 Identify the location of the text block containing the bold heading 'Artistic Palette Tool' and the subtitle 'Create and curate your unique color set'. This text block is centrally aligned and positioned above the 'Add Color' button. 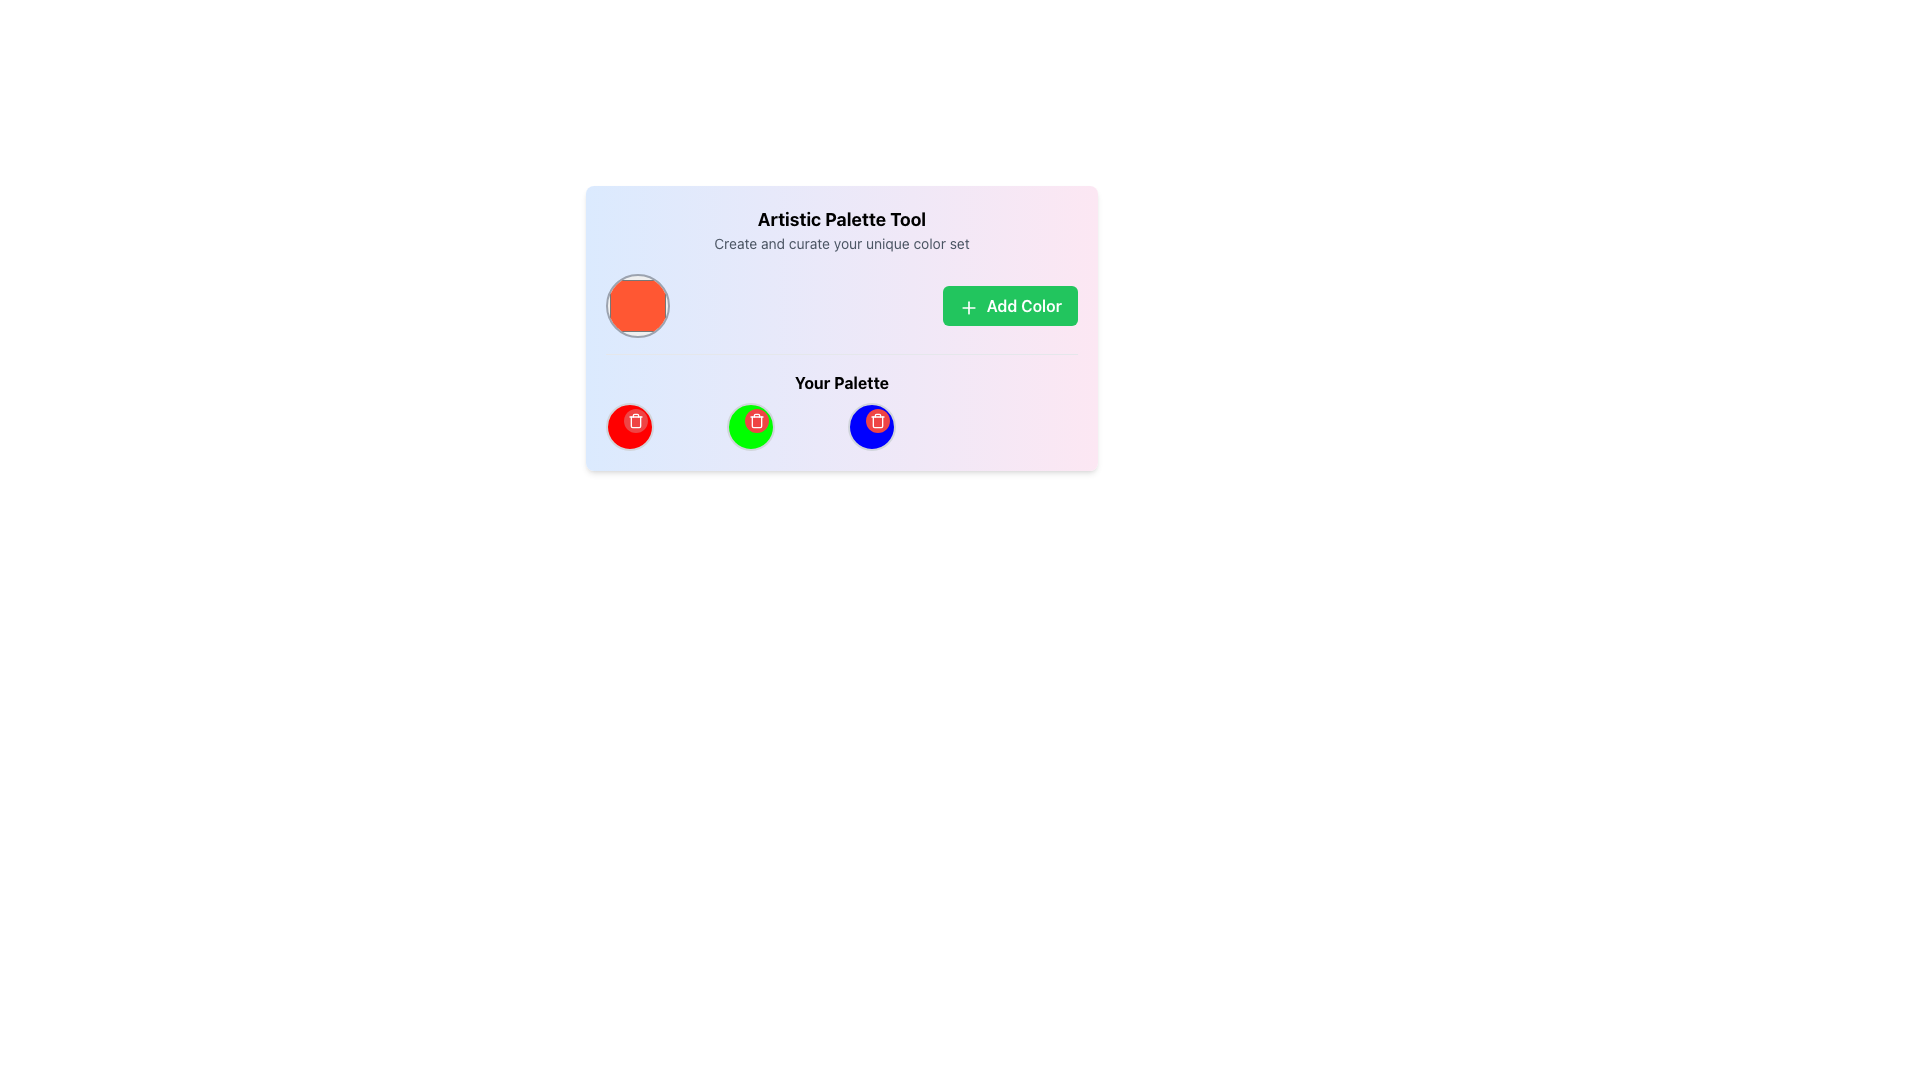
(841, 229).